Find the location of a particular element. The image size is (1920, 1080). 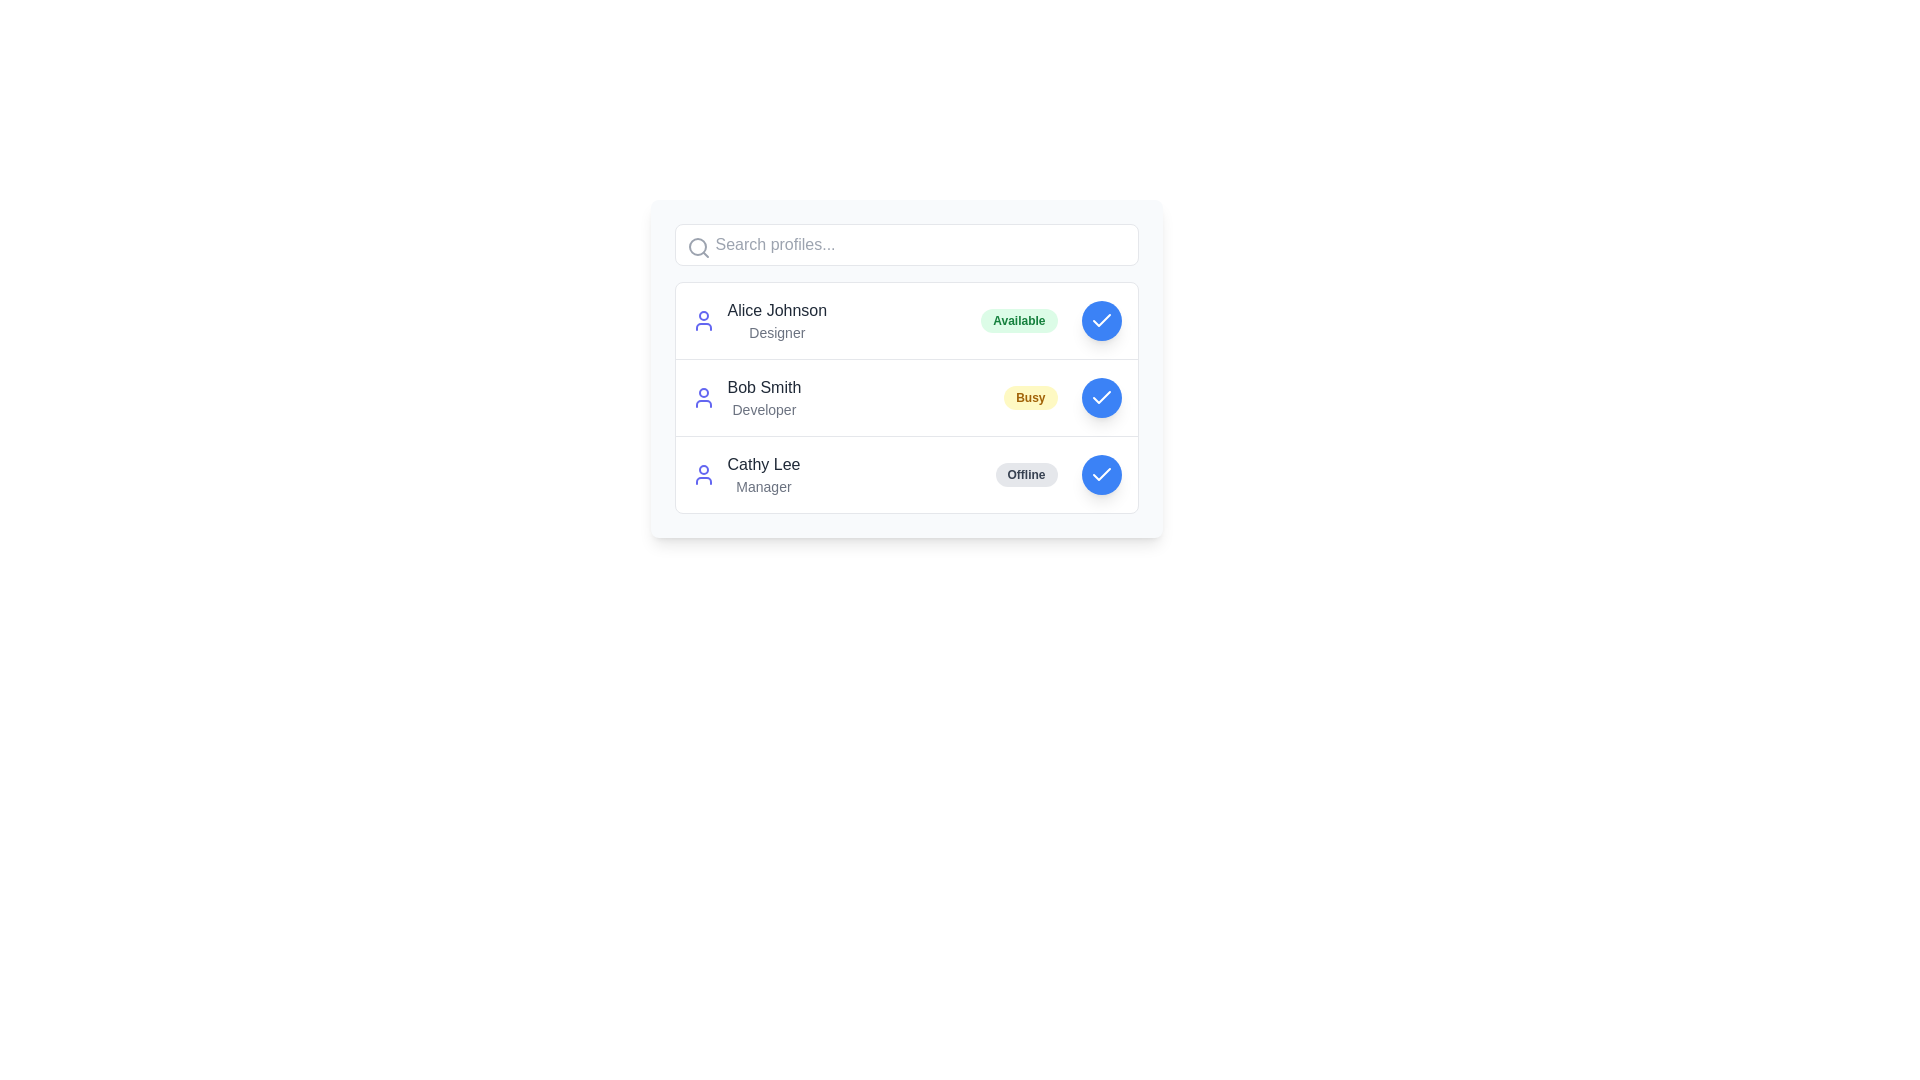

the user avatar icon for 'Alice Johnson', which is styled with a blue outline and located at the left of the first row in the user profiles list, to initiate an action related to the user is located at coordinates (703, 319).